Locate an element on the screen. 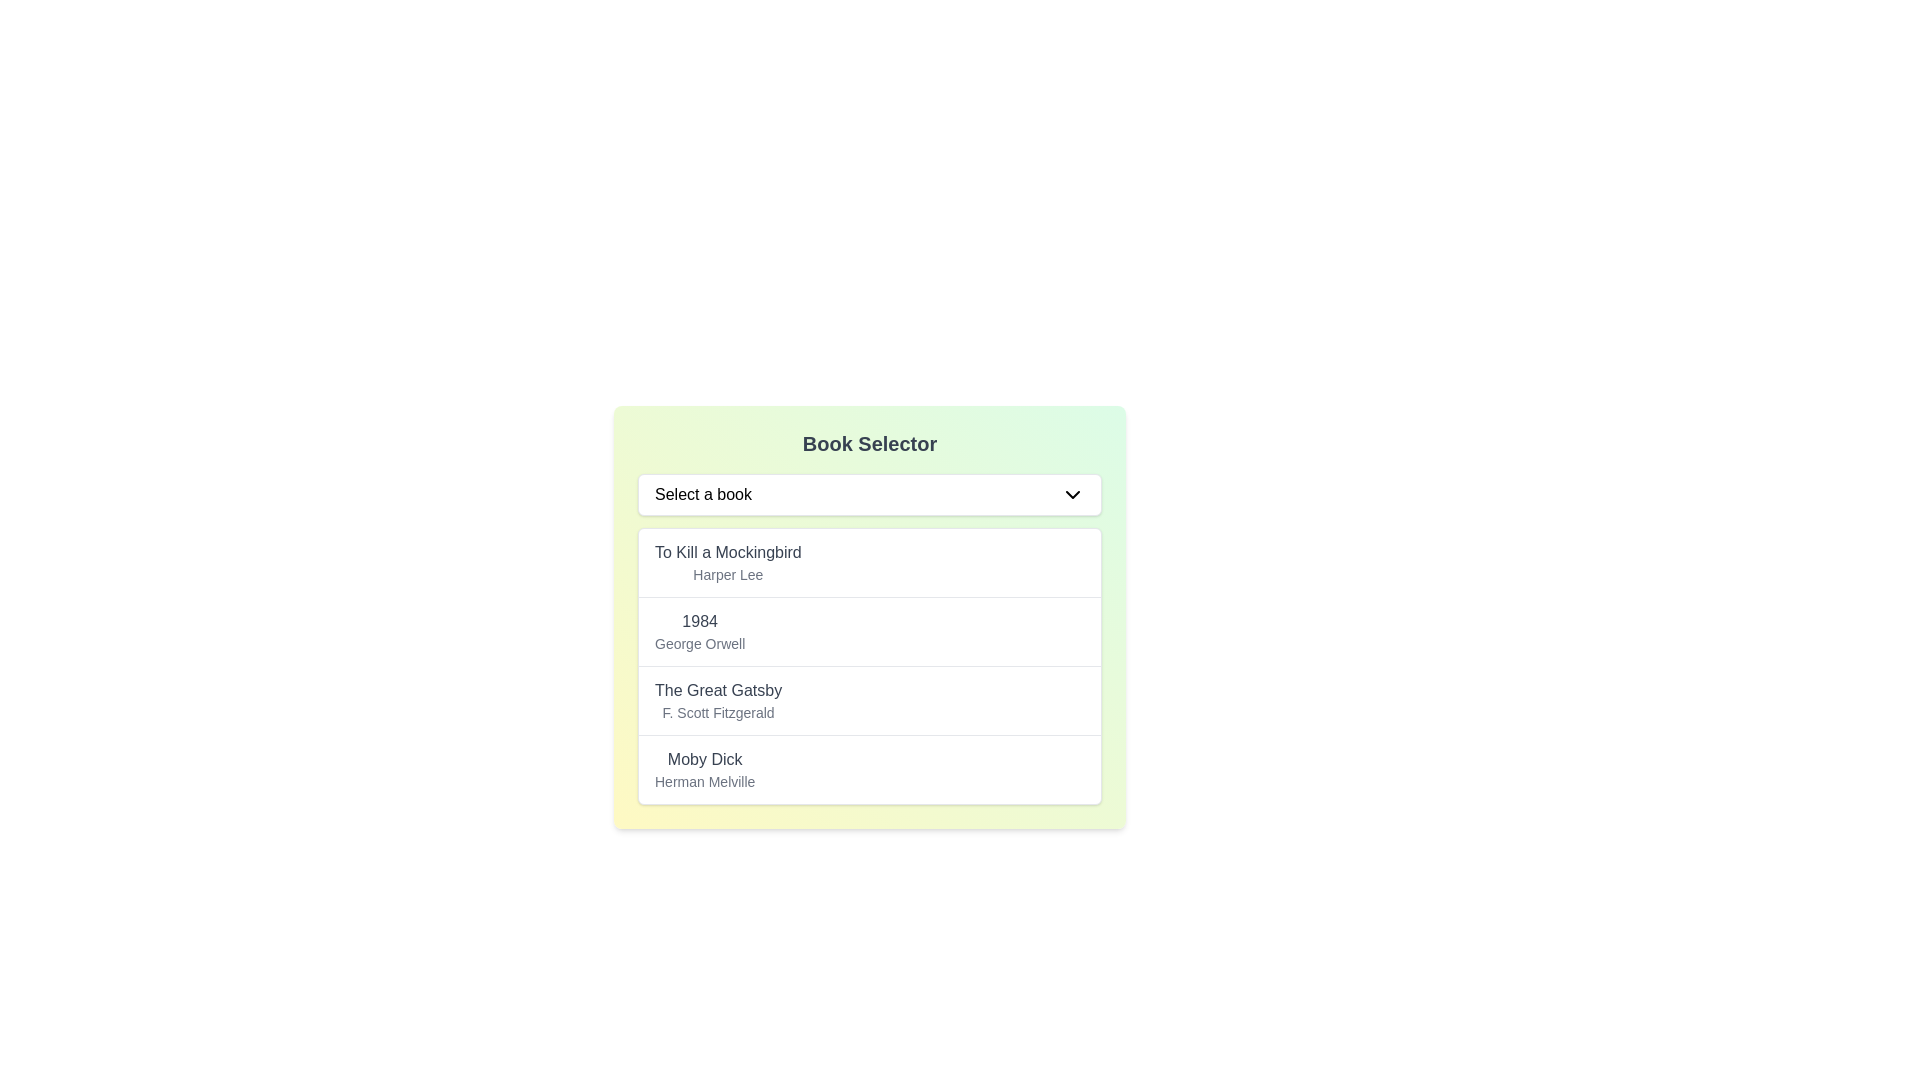 This screenshot has height=1080, width=1920. the third item in the book choosing UI, which is 'The Great Gatsby' is located at coordinates (869, 698).